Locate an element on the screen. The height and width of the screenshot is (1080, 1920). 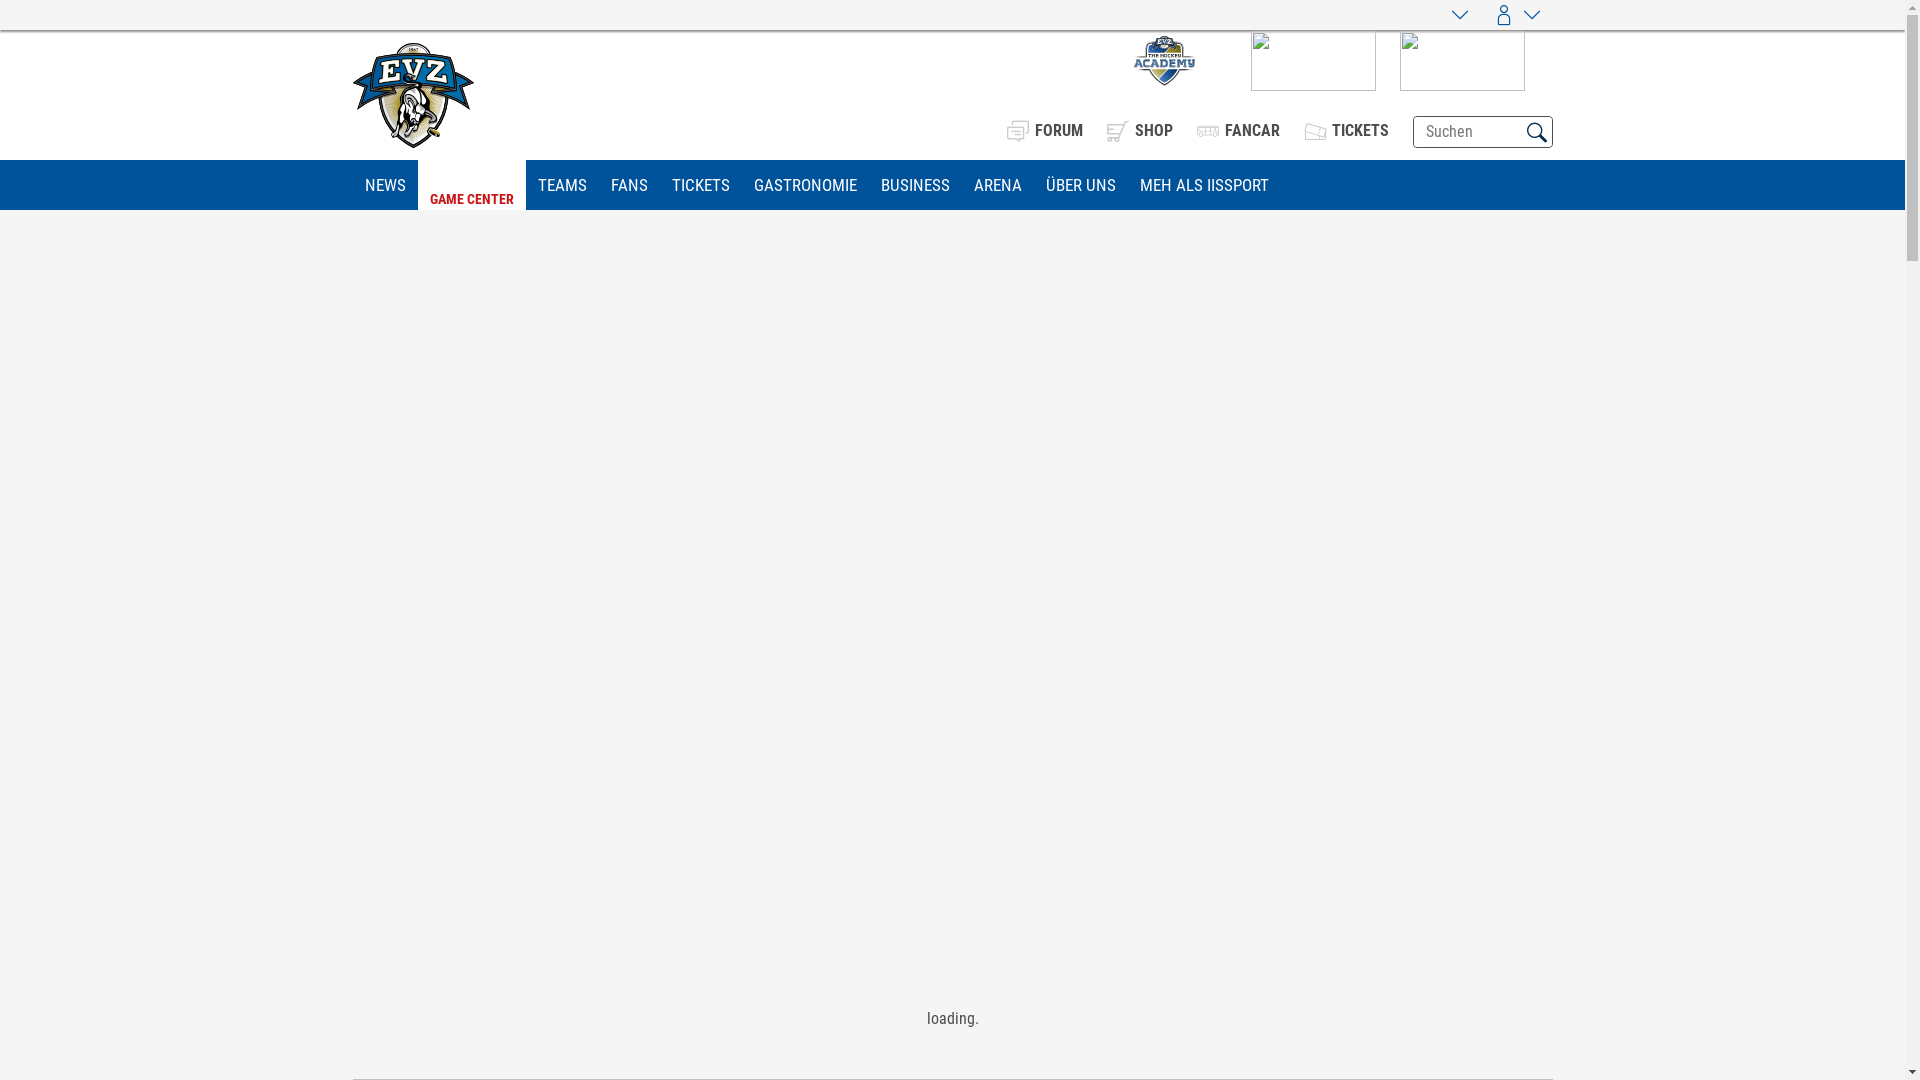
'GAME CENTER' is located at coordinates (470, 185).